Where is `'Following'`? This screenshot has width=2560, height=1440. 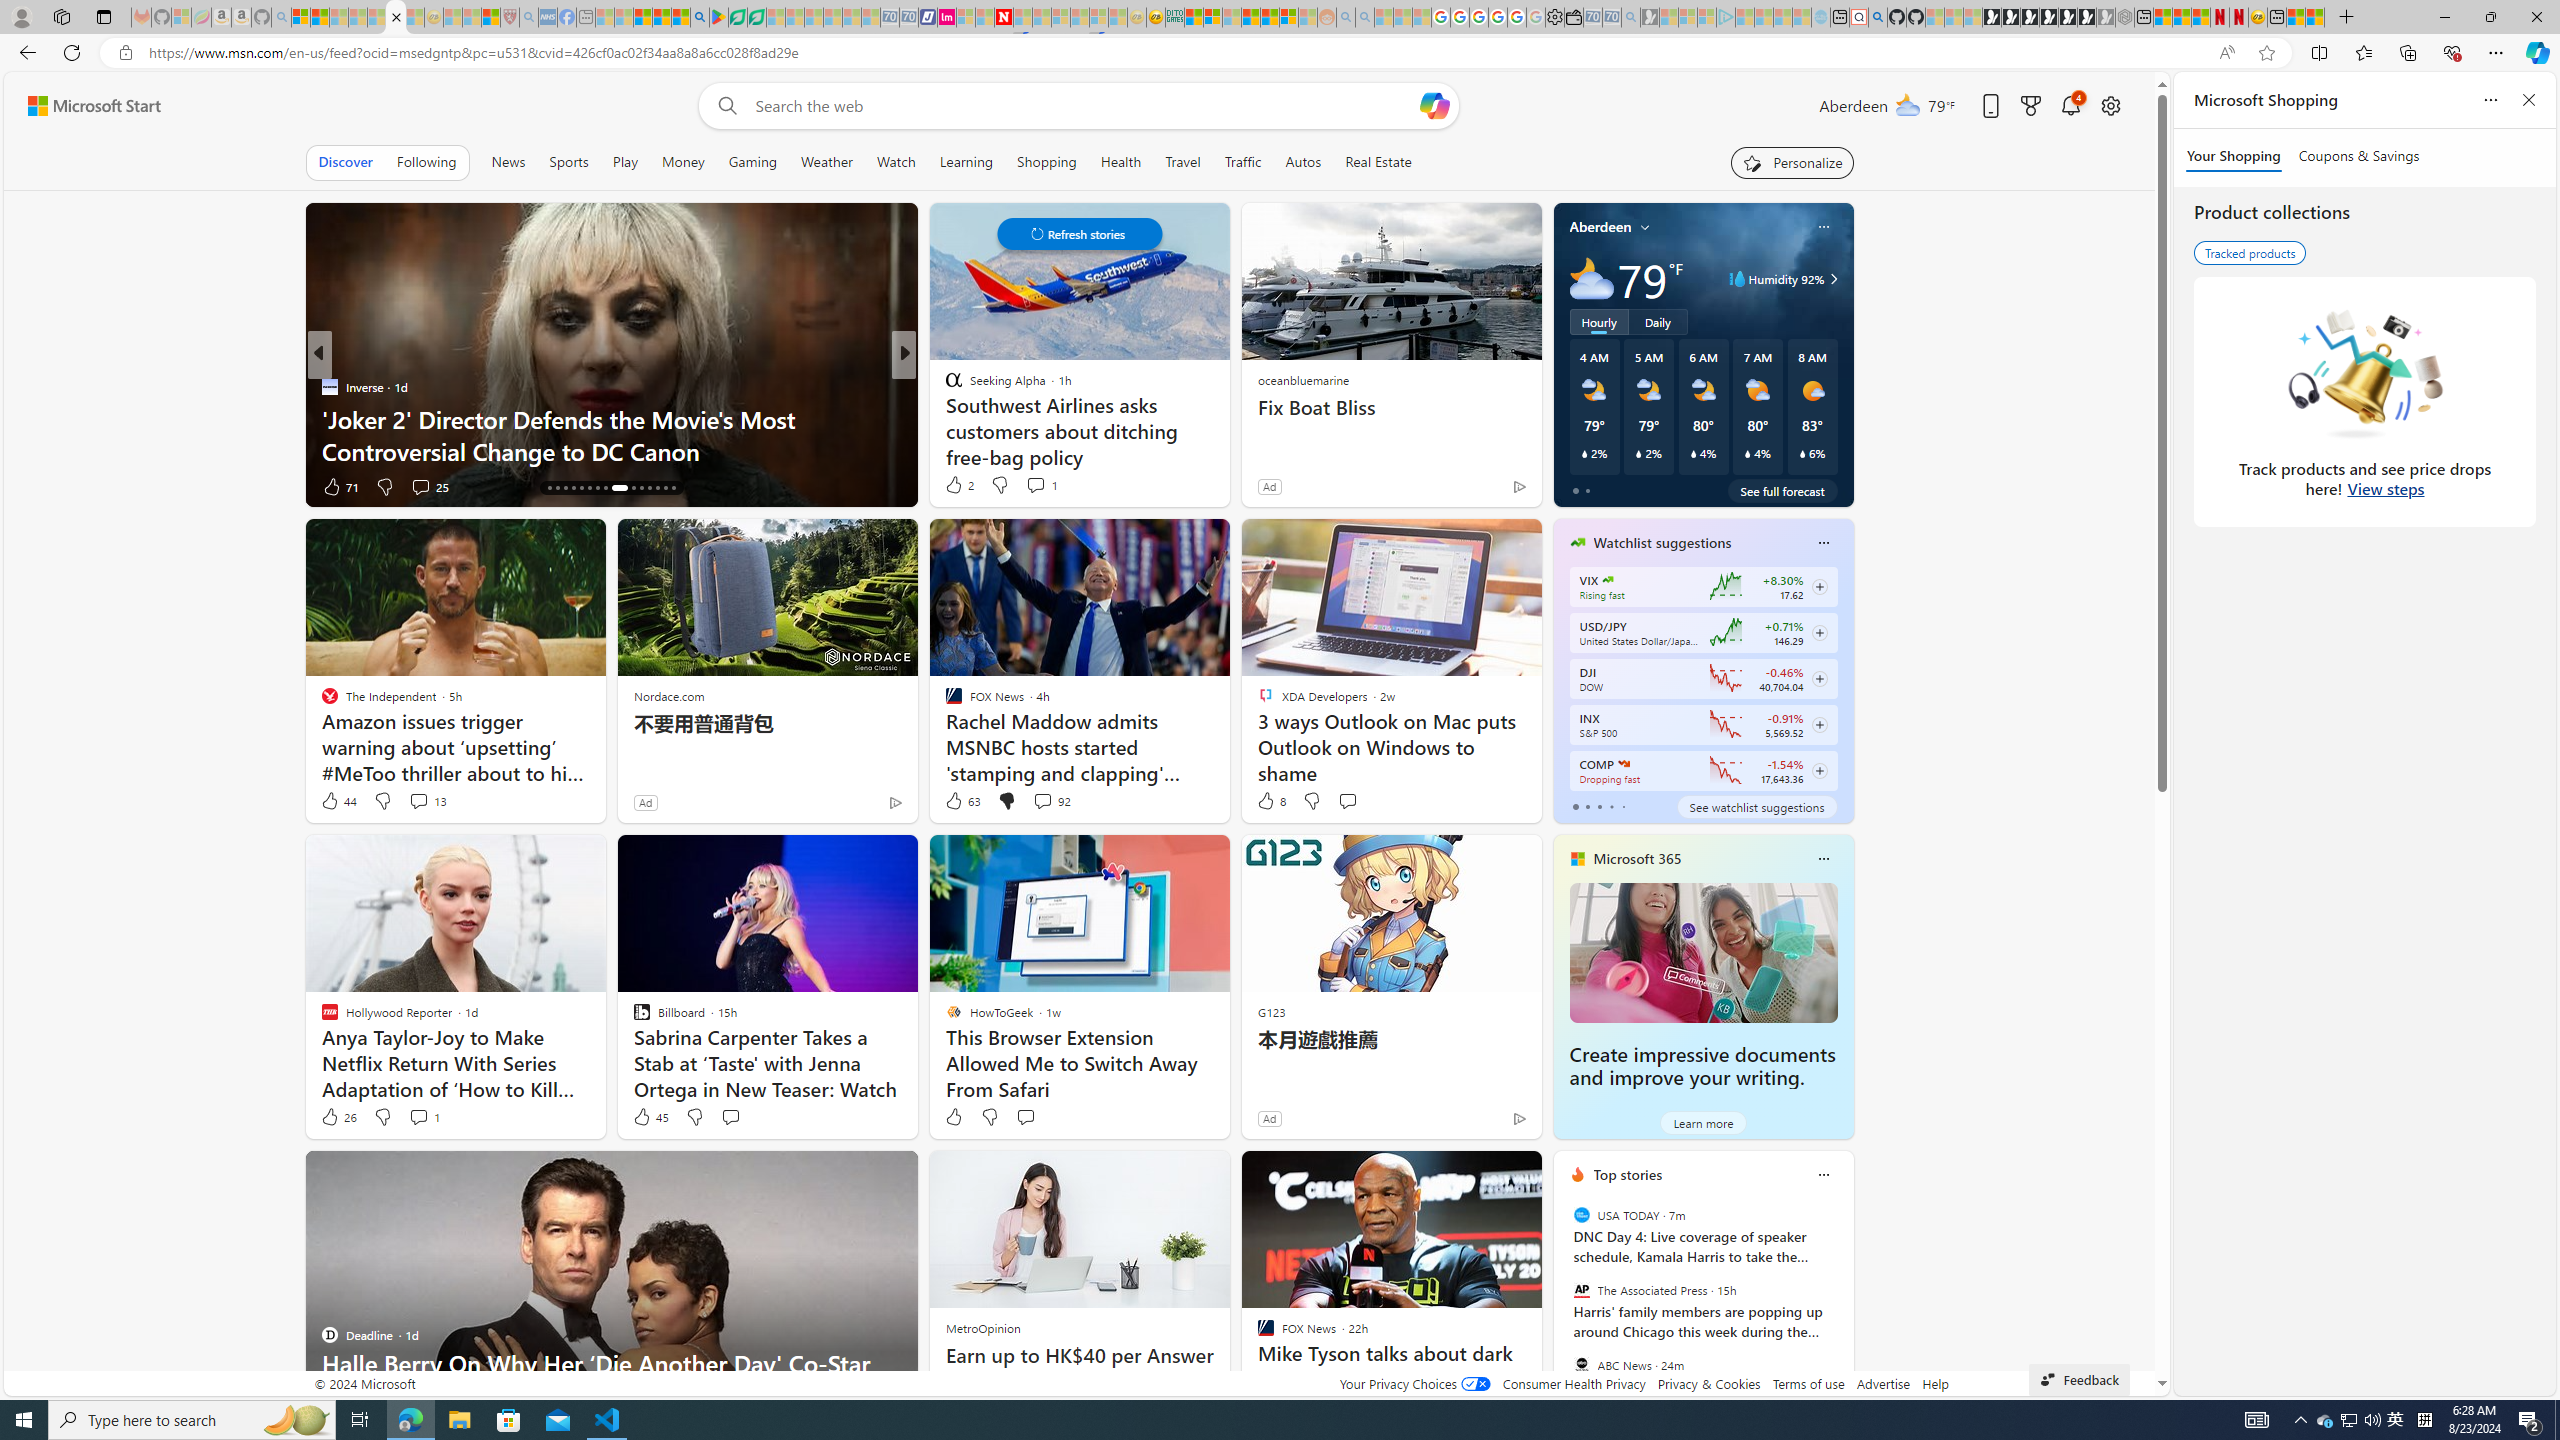 'Following' is located at coordinates (425, 161).